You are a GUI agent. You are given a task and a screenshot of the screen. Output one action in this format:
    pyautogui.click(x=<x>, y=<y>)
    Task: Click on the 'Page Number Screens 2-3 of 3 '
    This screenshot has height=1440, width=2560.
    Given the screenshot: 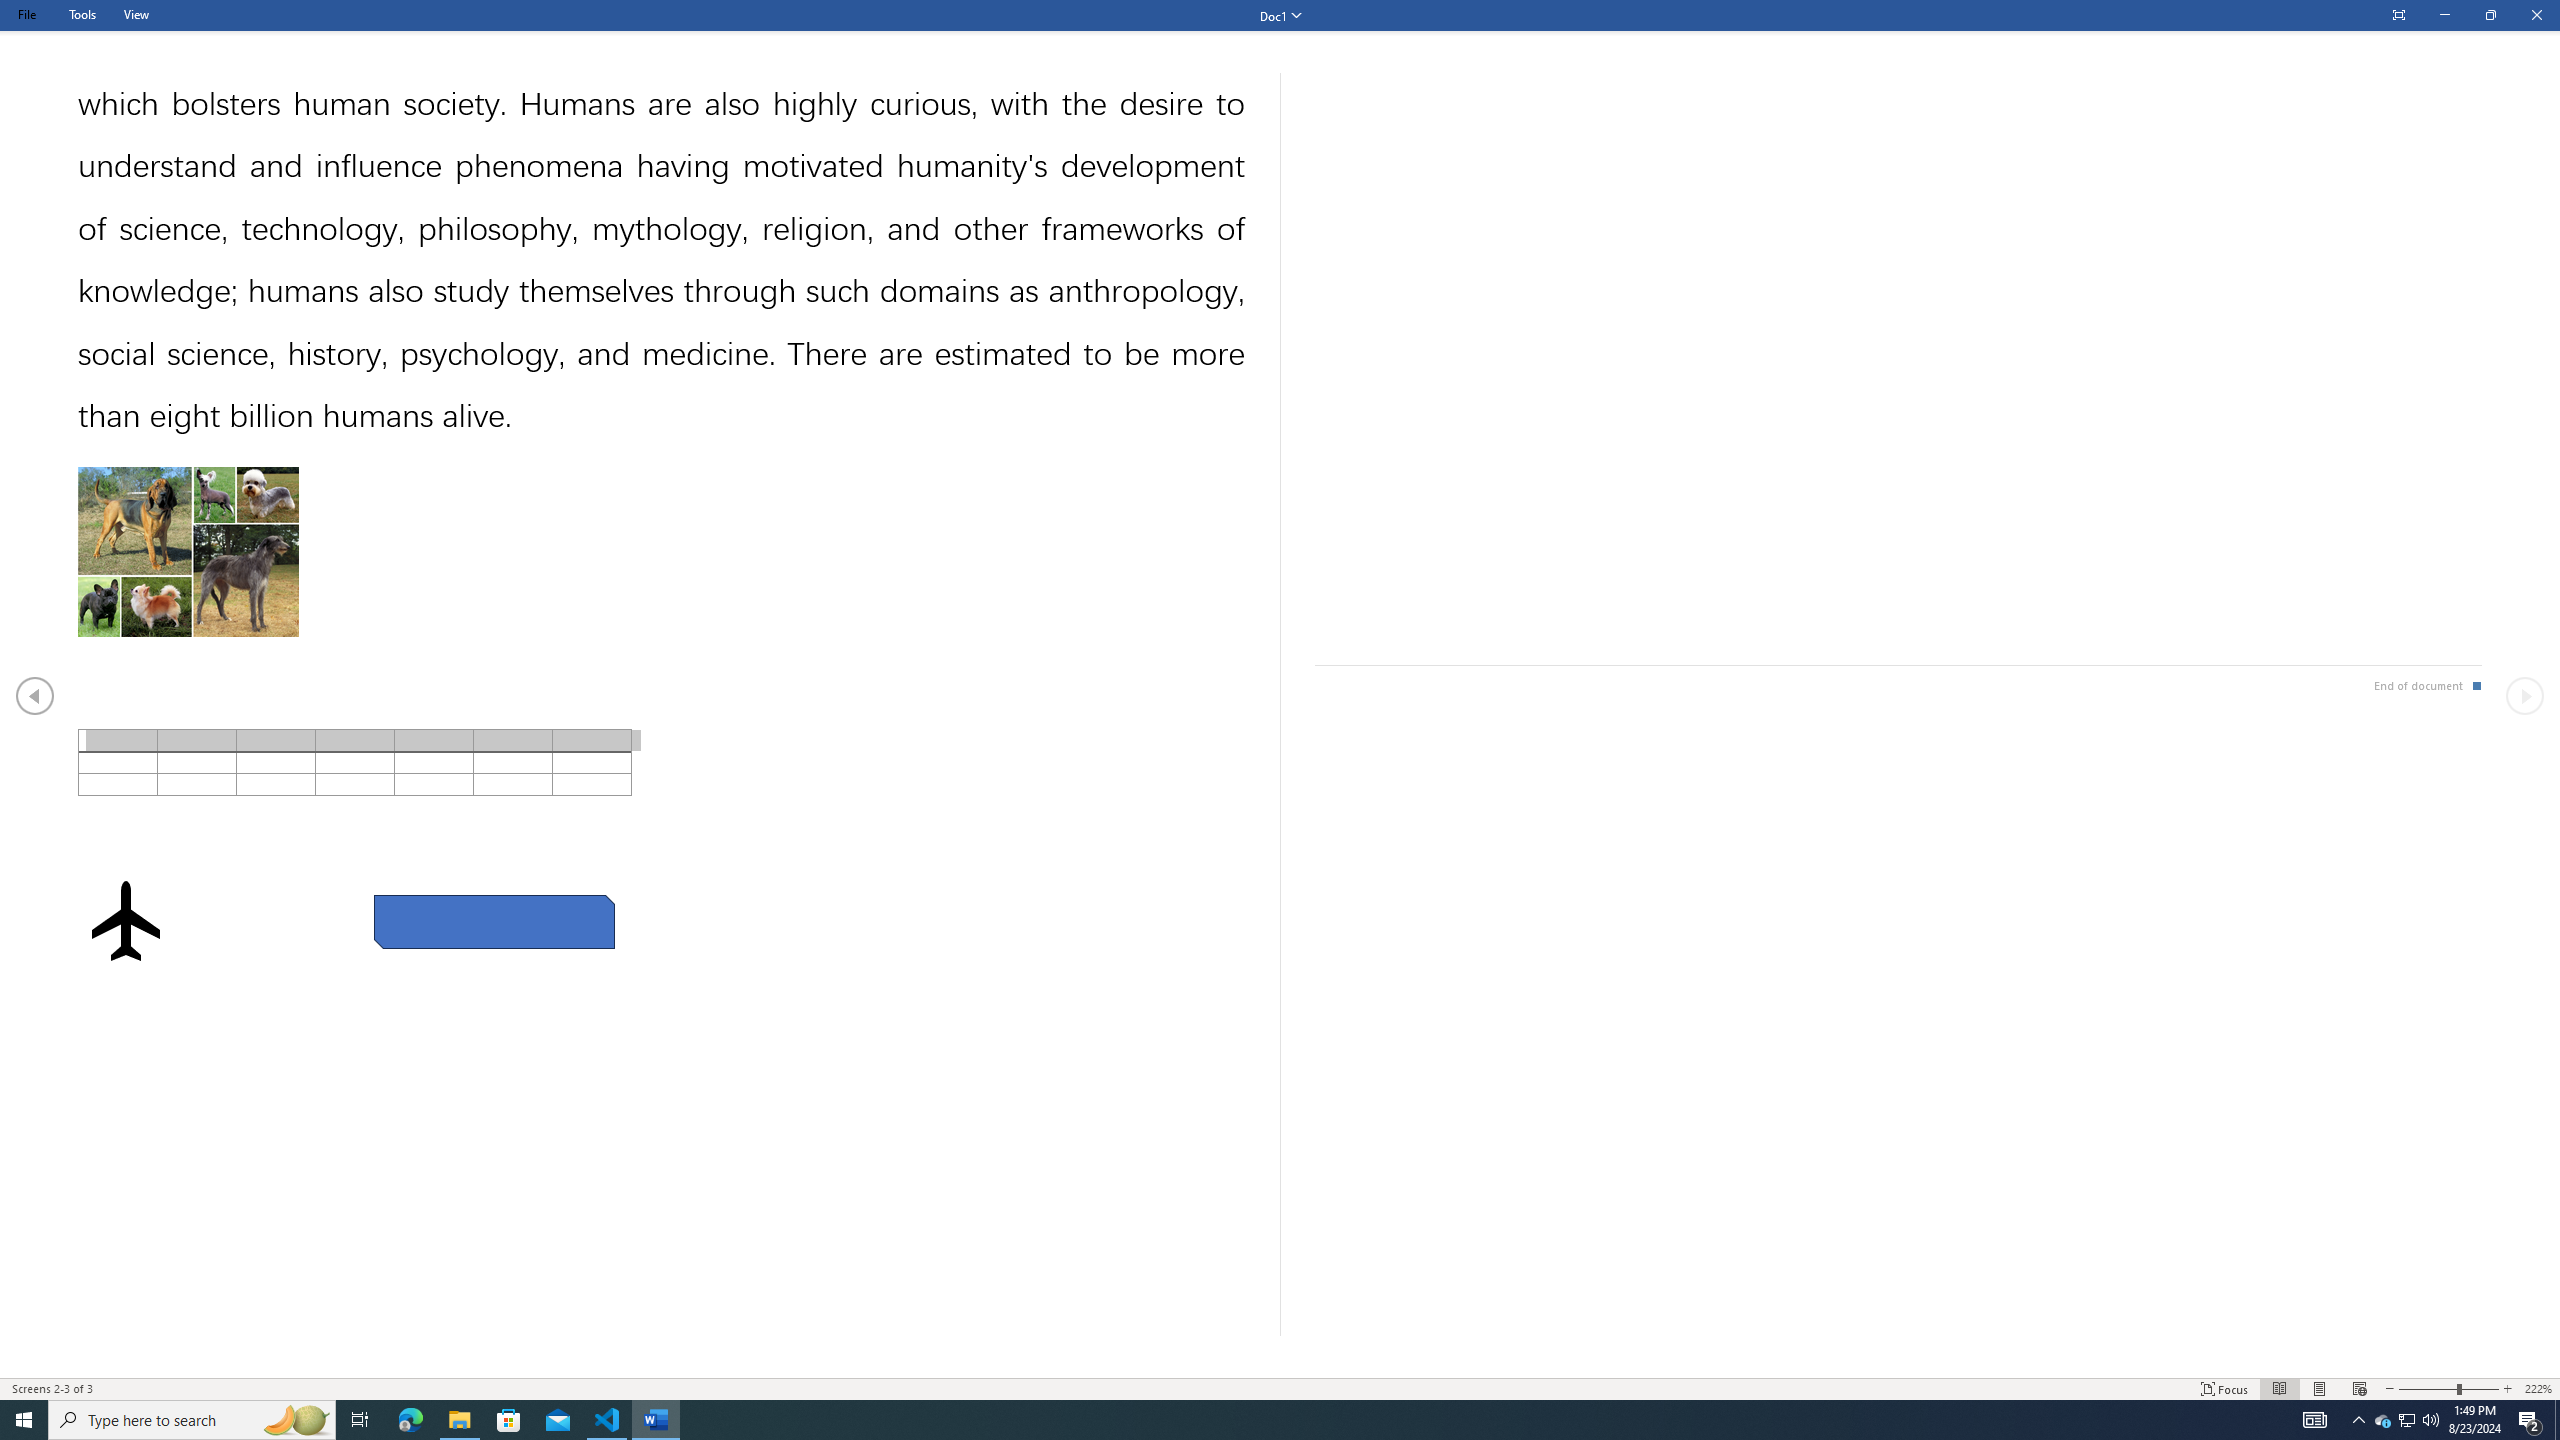 What is the action you would take?
    pyautogui.click(x=52, y=1389)
    